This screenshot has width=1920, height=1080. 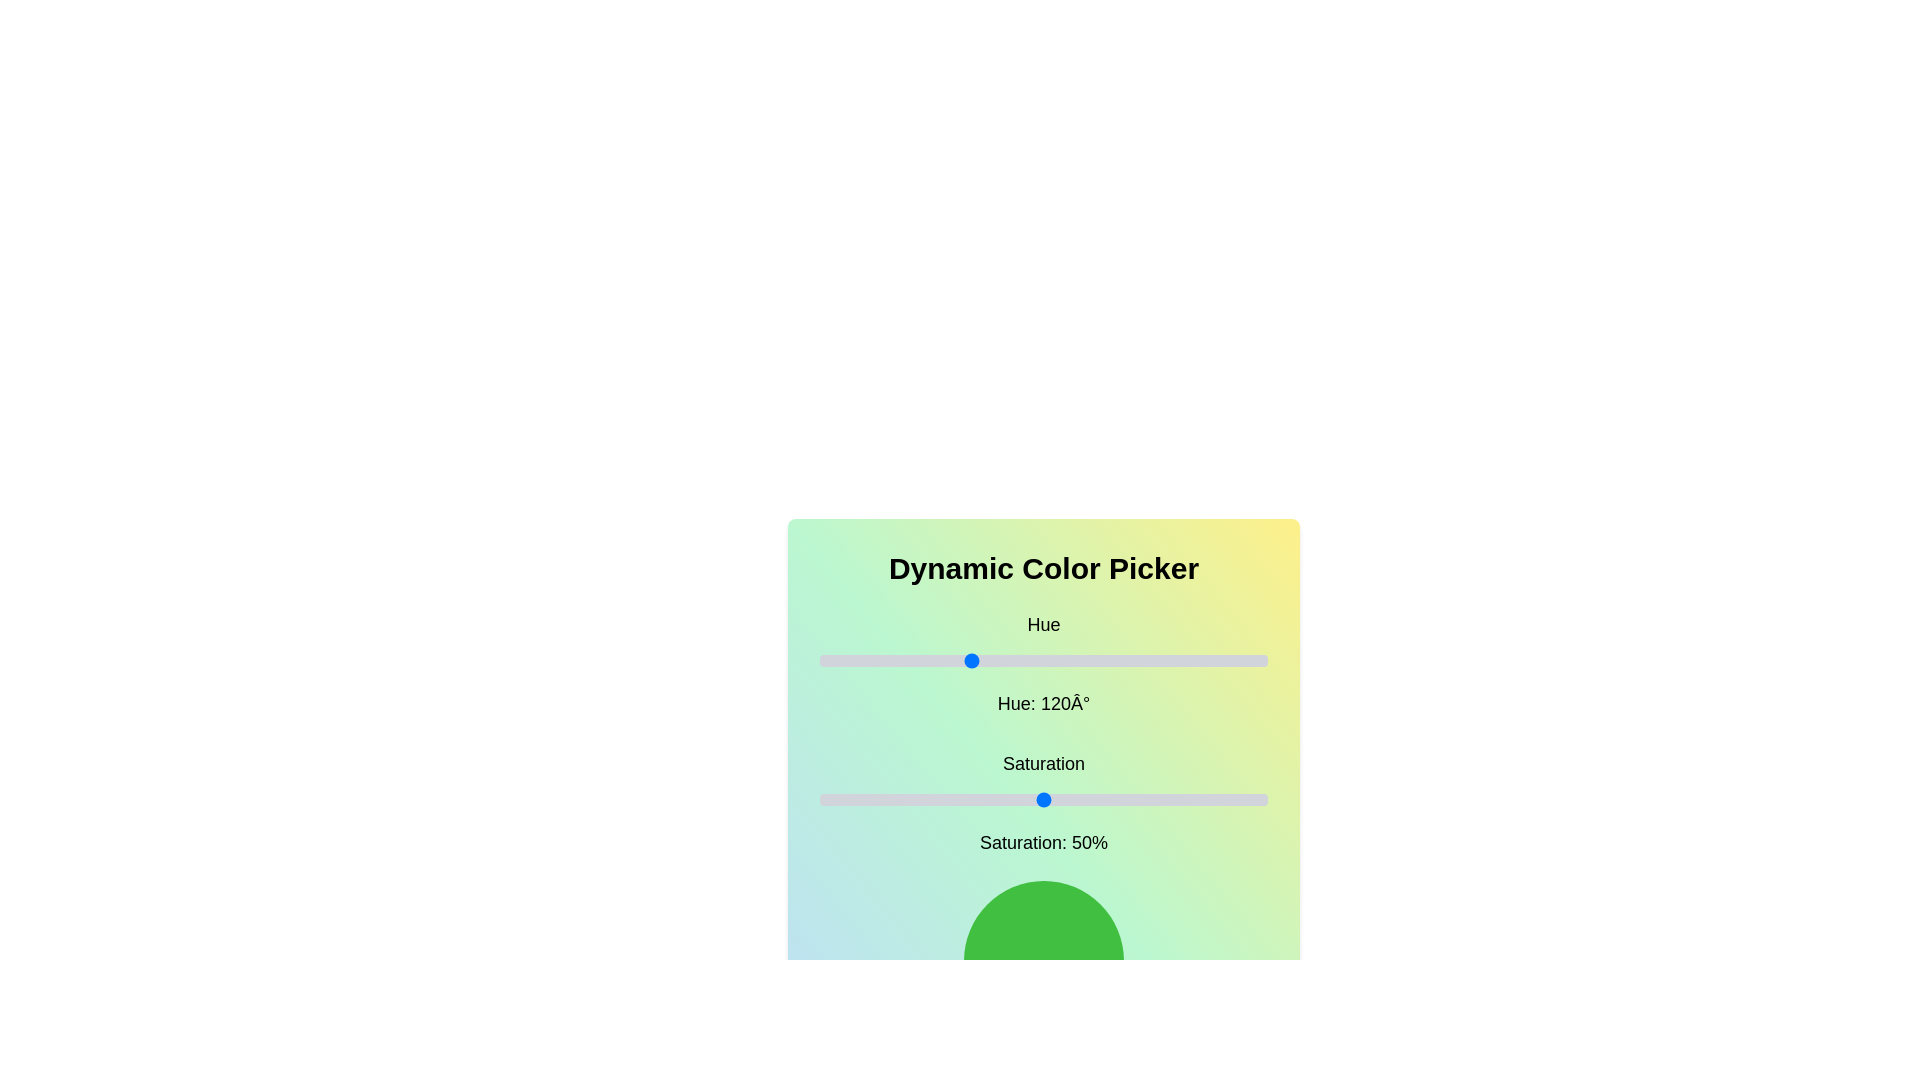 I want to click on the hue slider to set the hue to 203, so click(x=1071, y=660).